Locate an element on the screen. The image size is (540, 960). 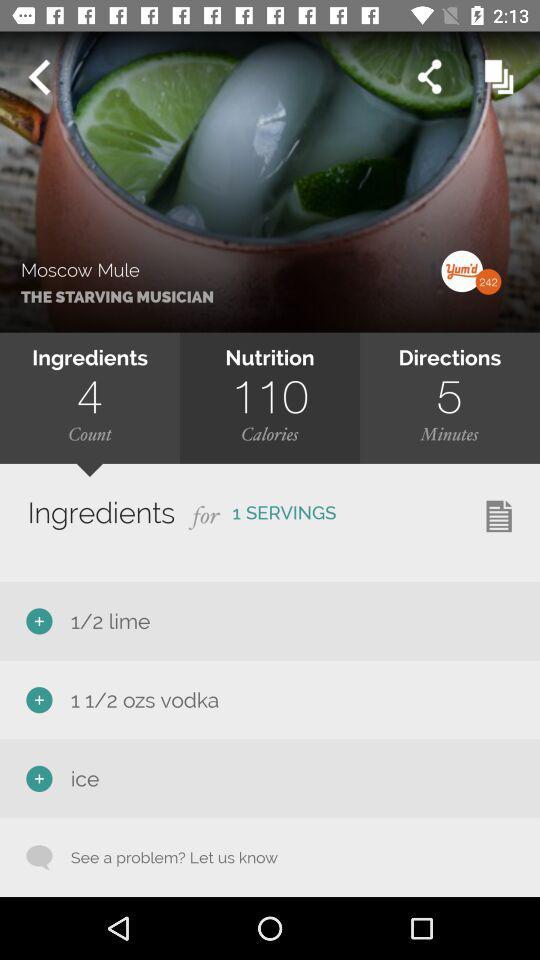
the option beside the share icon is located at coordinates (498, 77).